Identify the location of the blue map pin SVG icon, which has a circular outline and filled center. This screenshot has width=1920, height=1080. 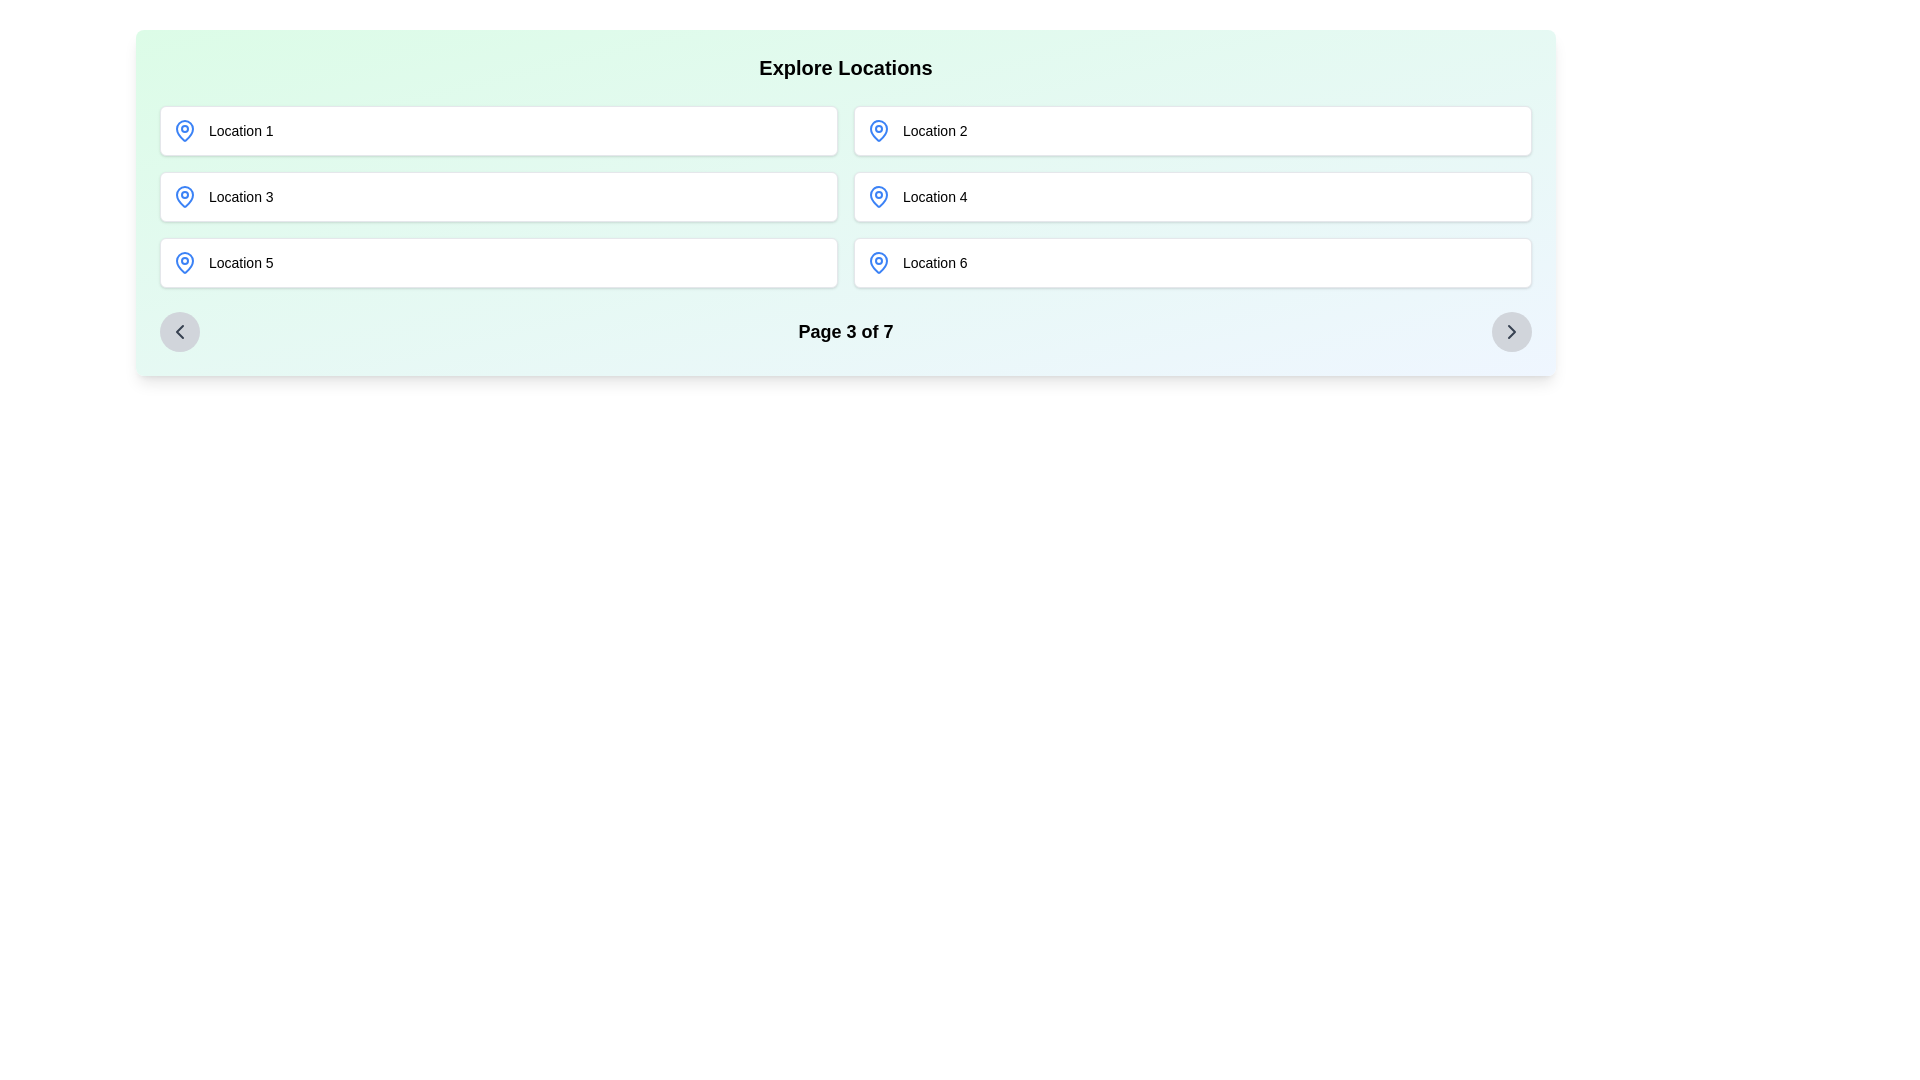
(185, 196).